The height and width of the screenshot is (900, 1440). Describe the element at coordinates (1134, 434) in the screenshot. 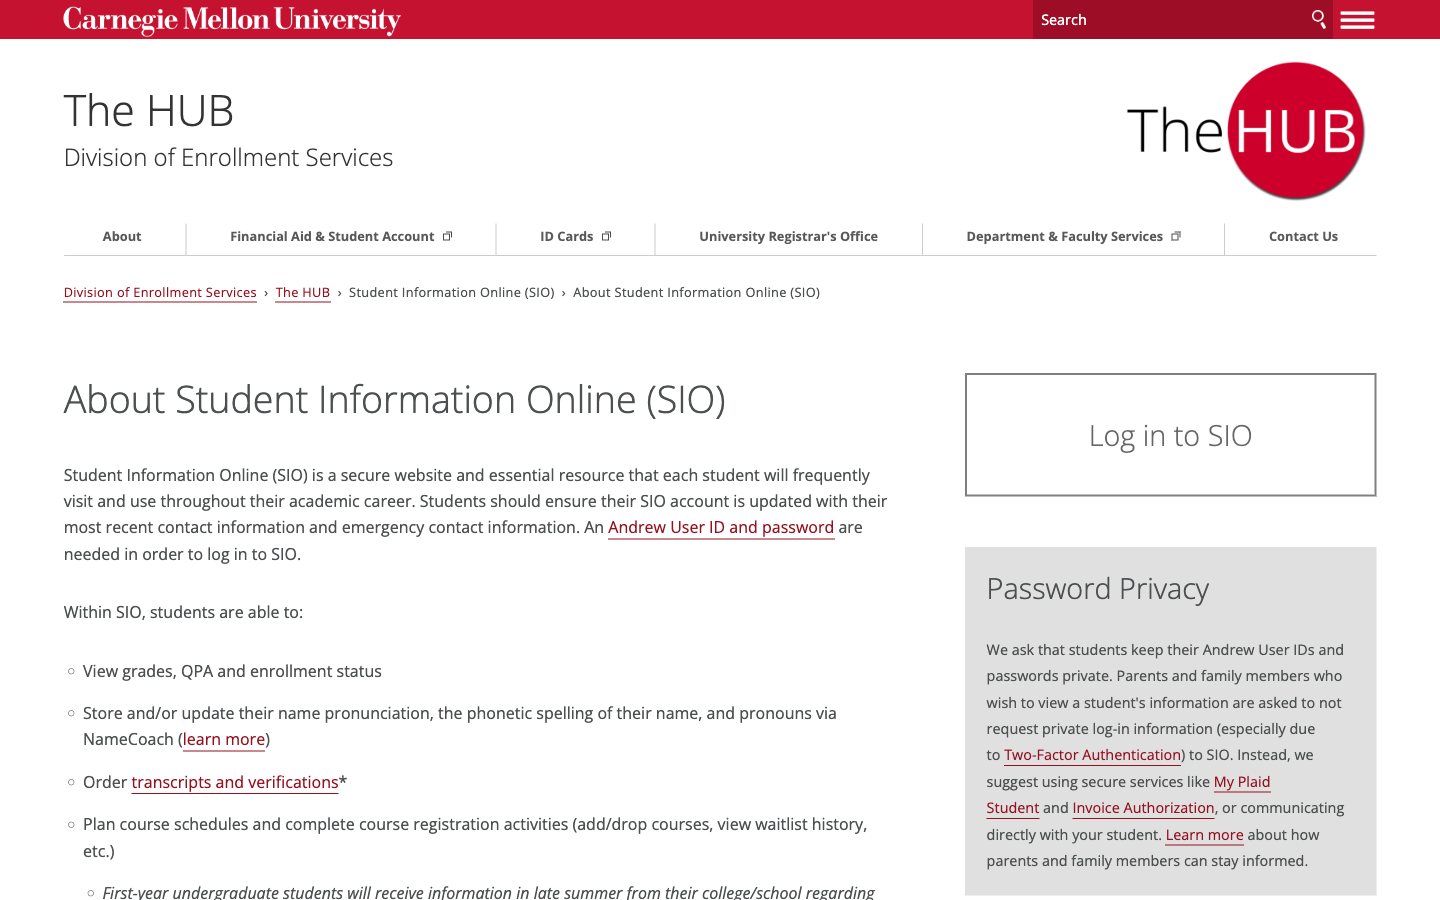

I see `Sign-in Page` at that location.